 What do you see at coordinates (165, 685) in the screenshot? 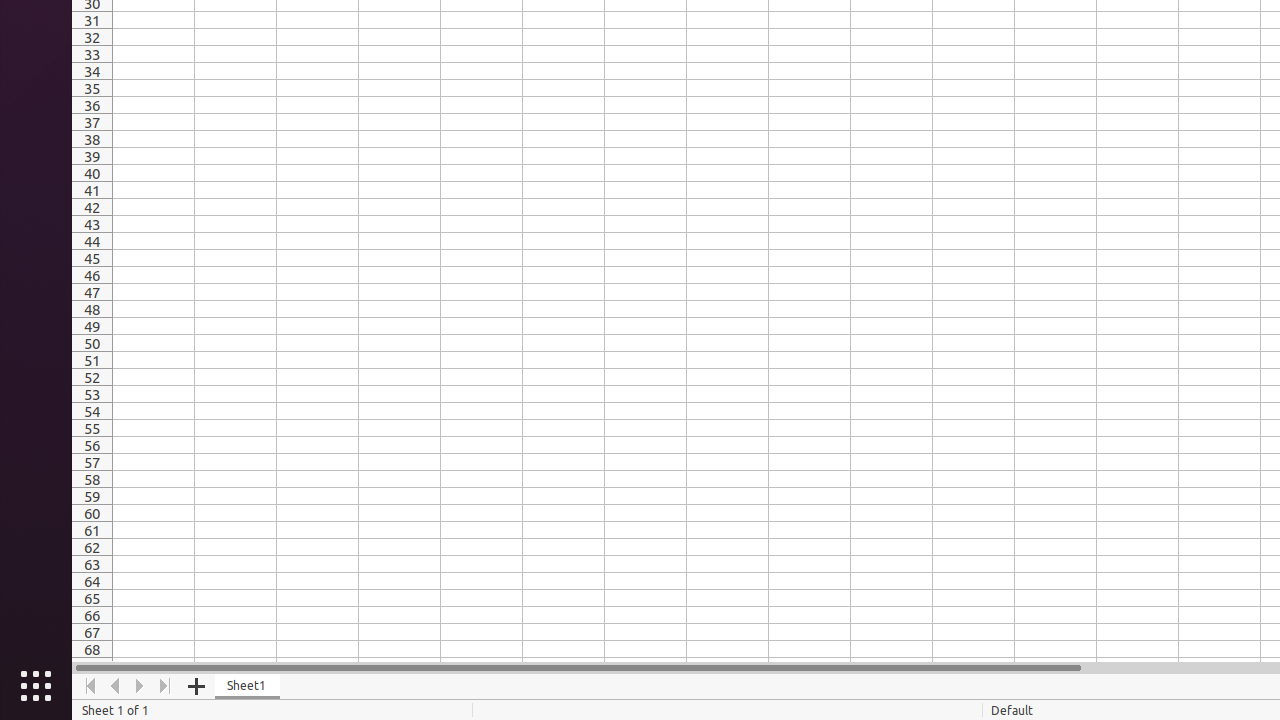
I see `'Move To End'` at bounding box center [165, 685].